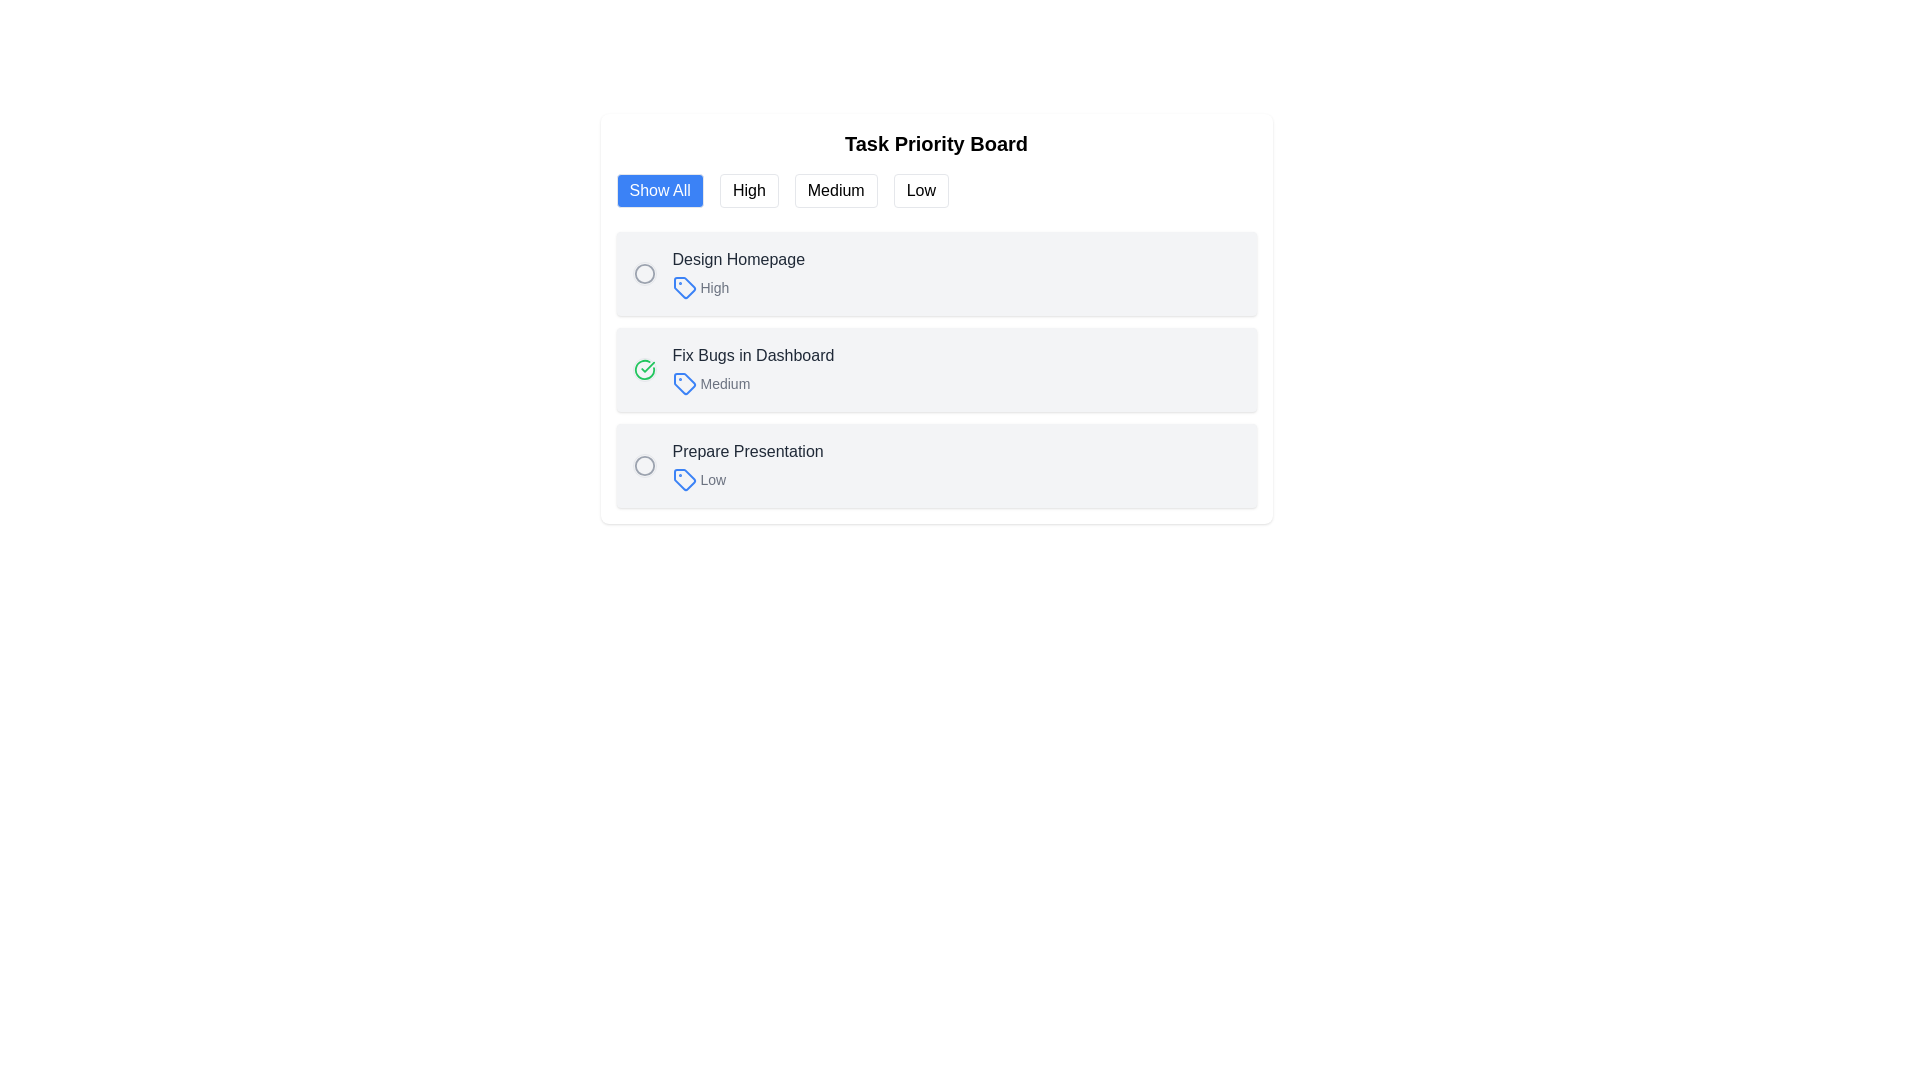 Image resolution: width=1920 pixels, height=1080 pixels. I want to click on the circular icon with a gray border located at the top-left of the task list, associated with the task 'Design Homepage.', so click(644, 273).